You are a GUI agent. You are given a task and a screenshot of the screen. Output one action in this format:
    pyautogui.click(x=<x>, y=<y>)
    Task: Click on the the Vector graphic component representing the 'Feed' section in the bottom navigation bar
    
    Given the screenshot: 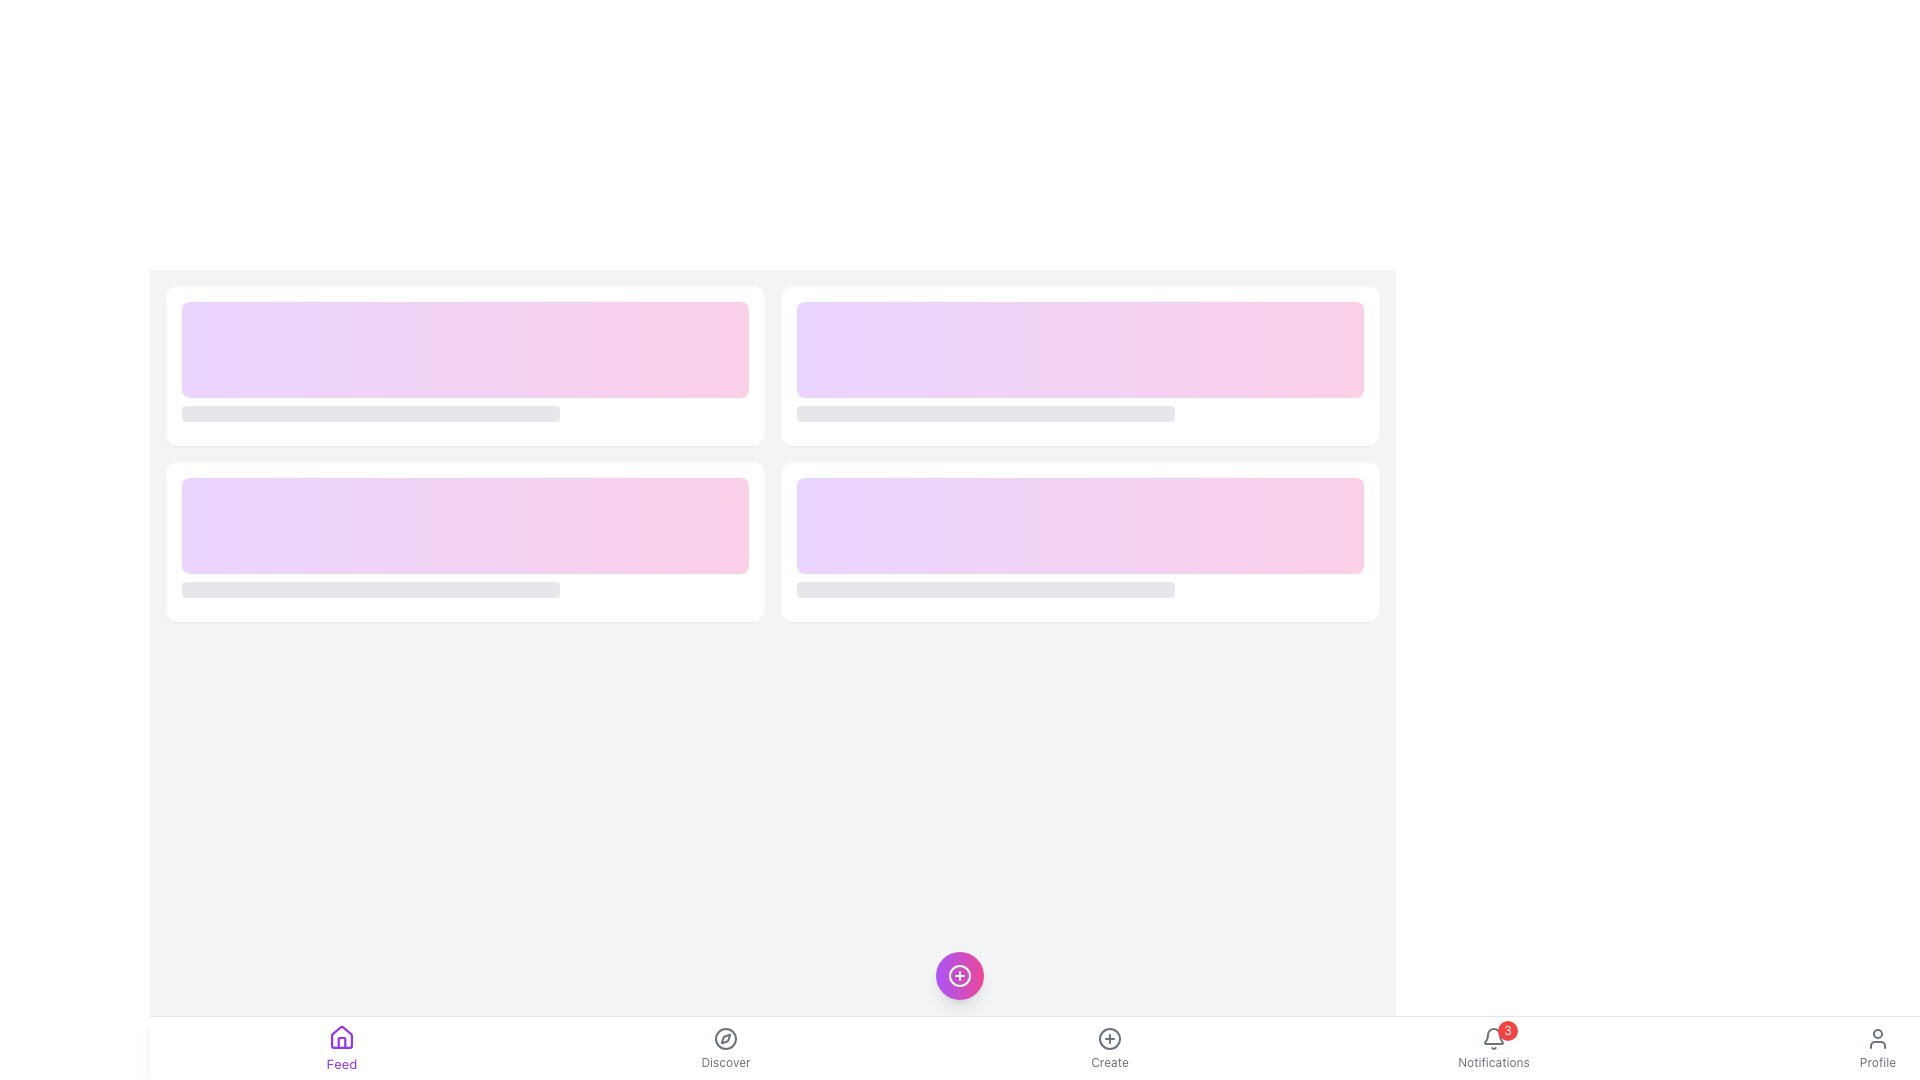 What is the action you would take?
    pyautogui.click(x=341, y=1040)
    